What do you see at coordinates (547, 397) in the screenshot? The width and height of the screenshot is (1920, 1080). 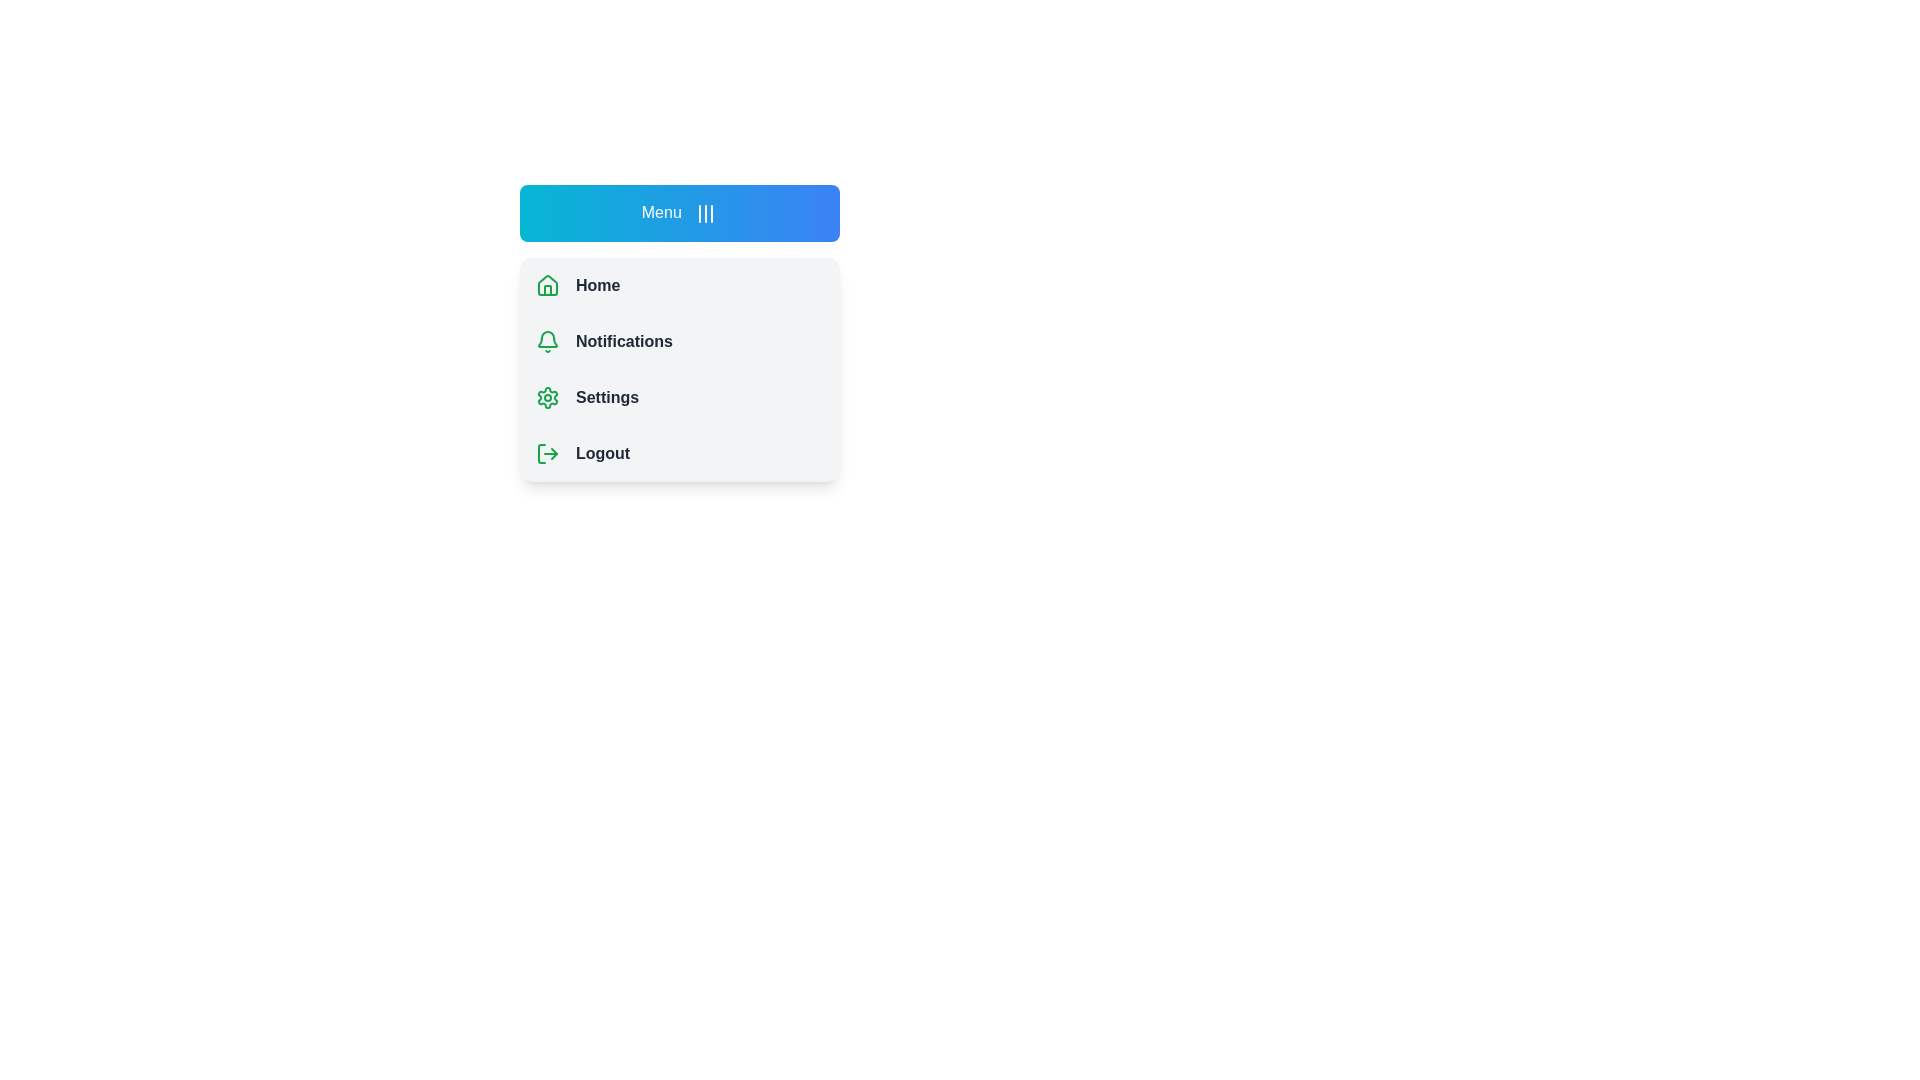 I see `the icon next to Settings` at bounding box center [547, 397].